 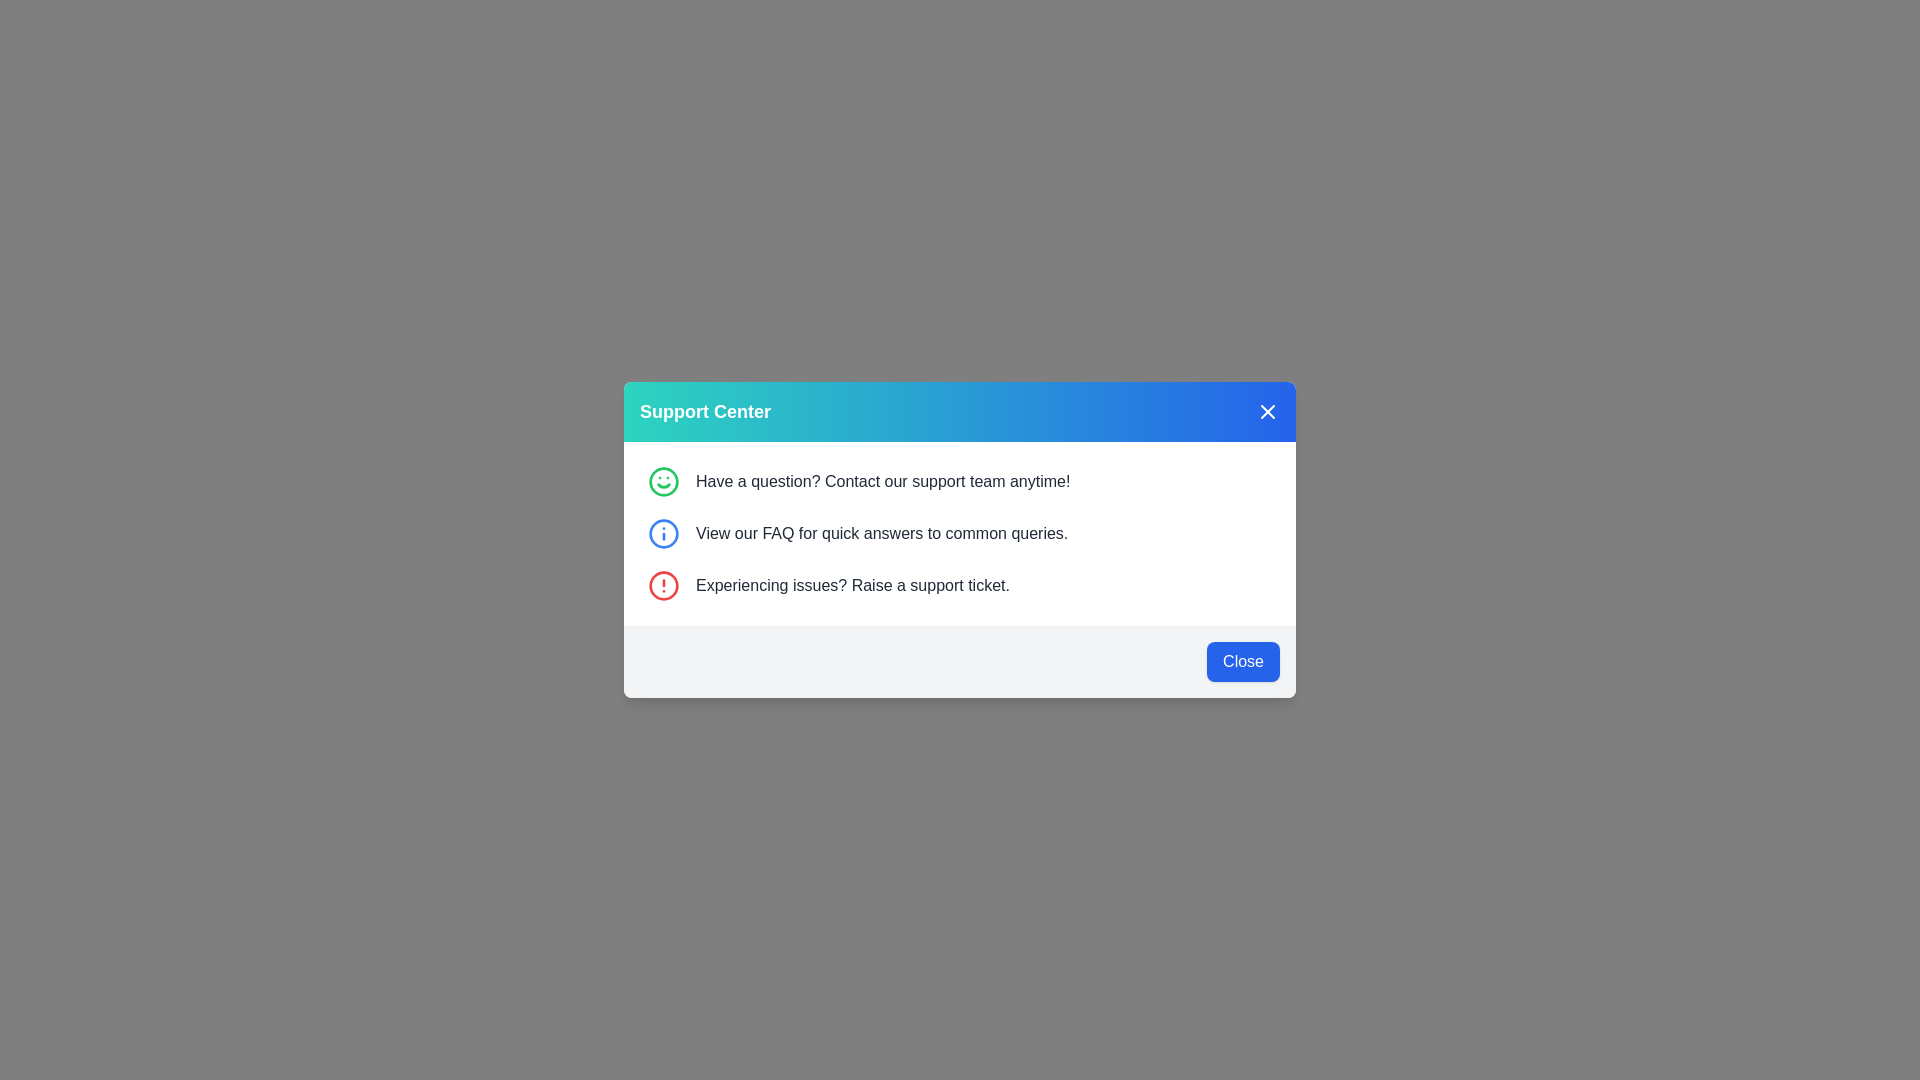 What do you see at coordinates (960, 585) in the screenshot?
I see `the Informational Section with Text and Icon that encourages users to raise a support ticket, located as the third item in the support panel` at bounding box center [960, 585].